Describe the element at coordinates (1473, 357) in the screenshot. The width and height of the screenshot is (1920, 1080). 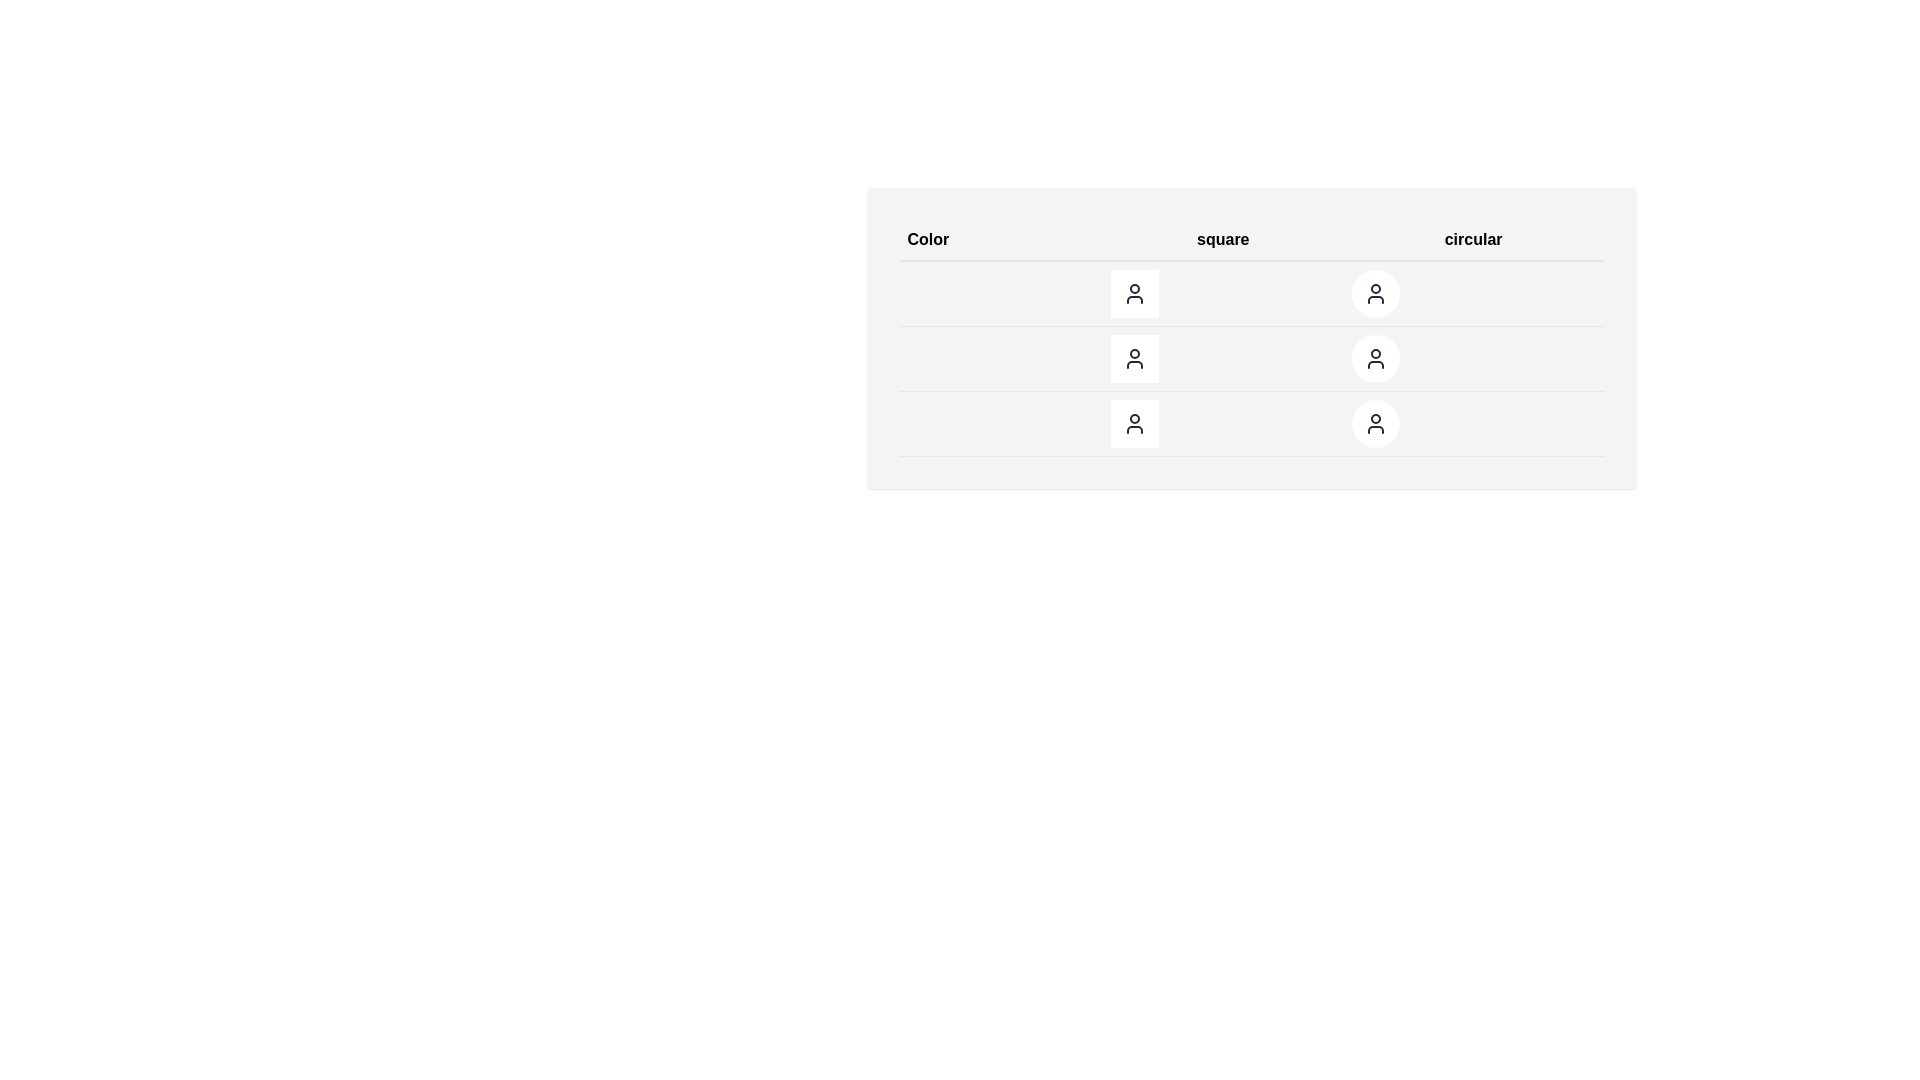
I see `the third table cell representing a user profile in the circular category, located in the third row of the table layout` at that location.